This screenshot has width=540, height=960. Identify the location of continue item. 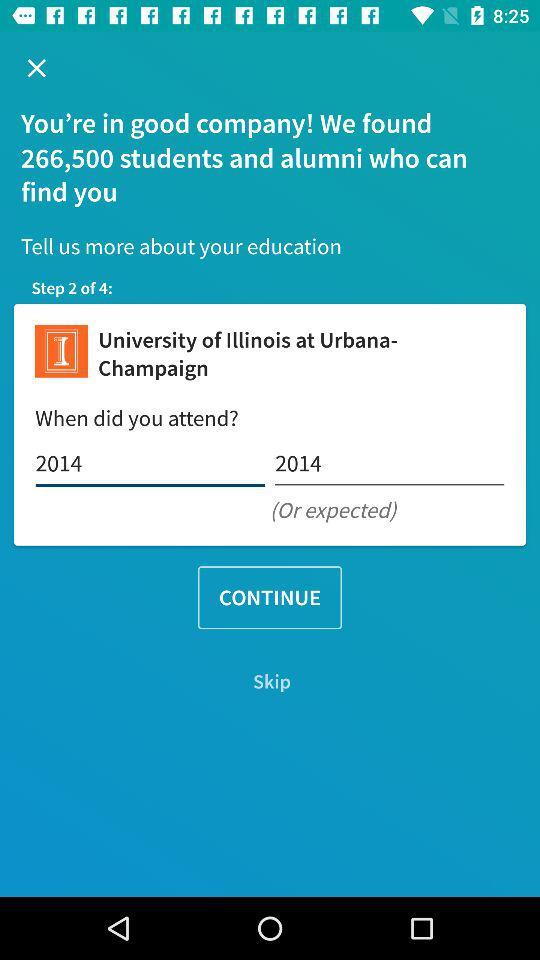
(270, 597).